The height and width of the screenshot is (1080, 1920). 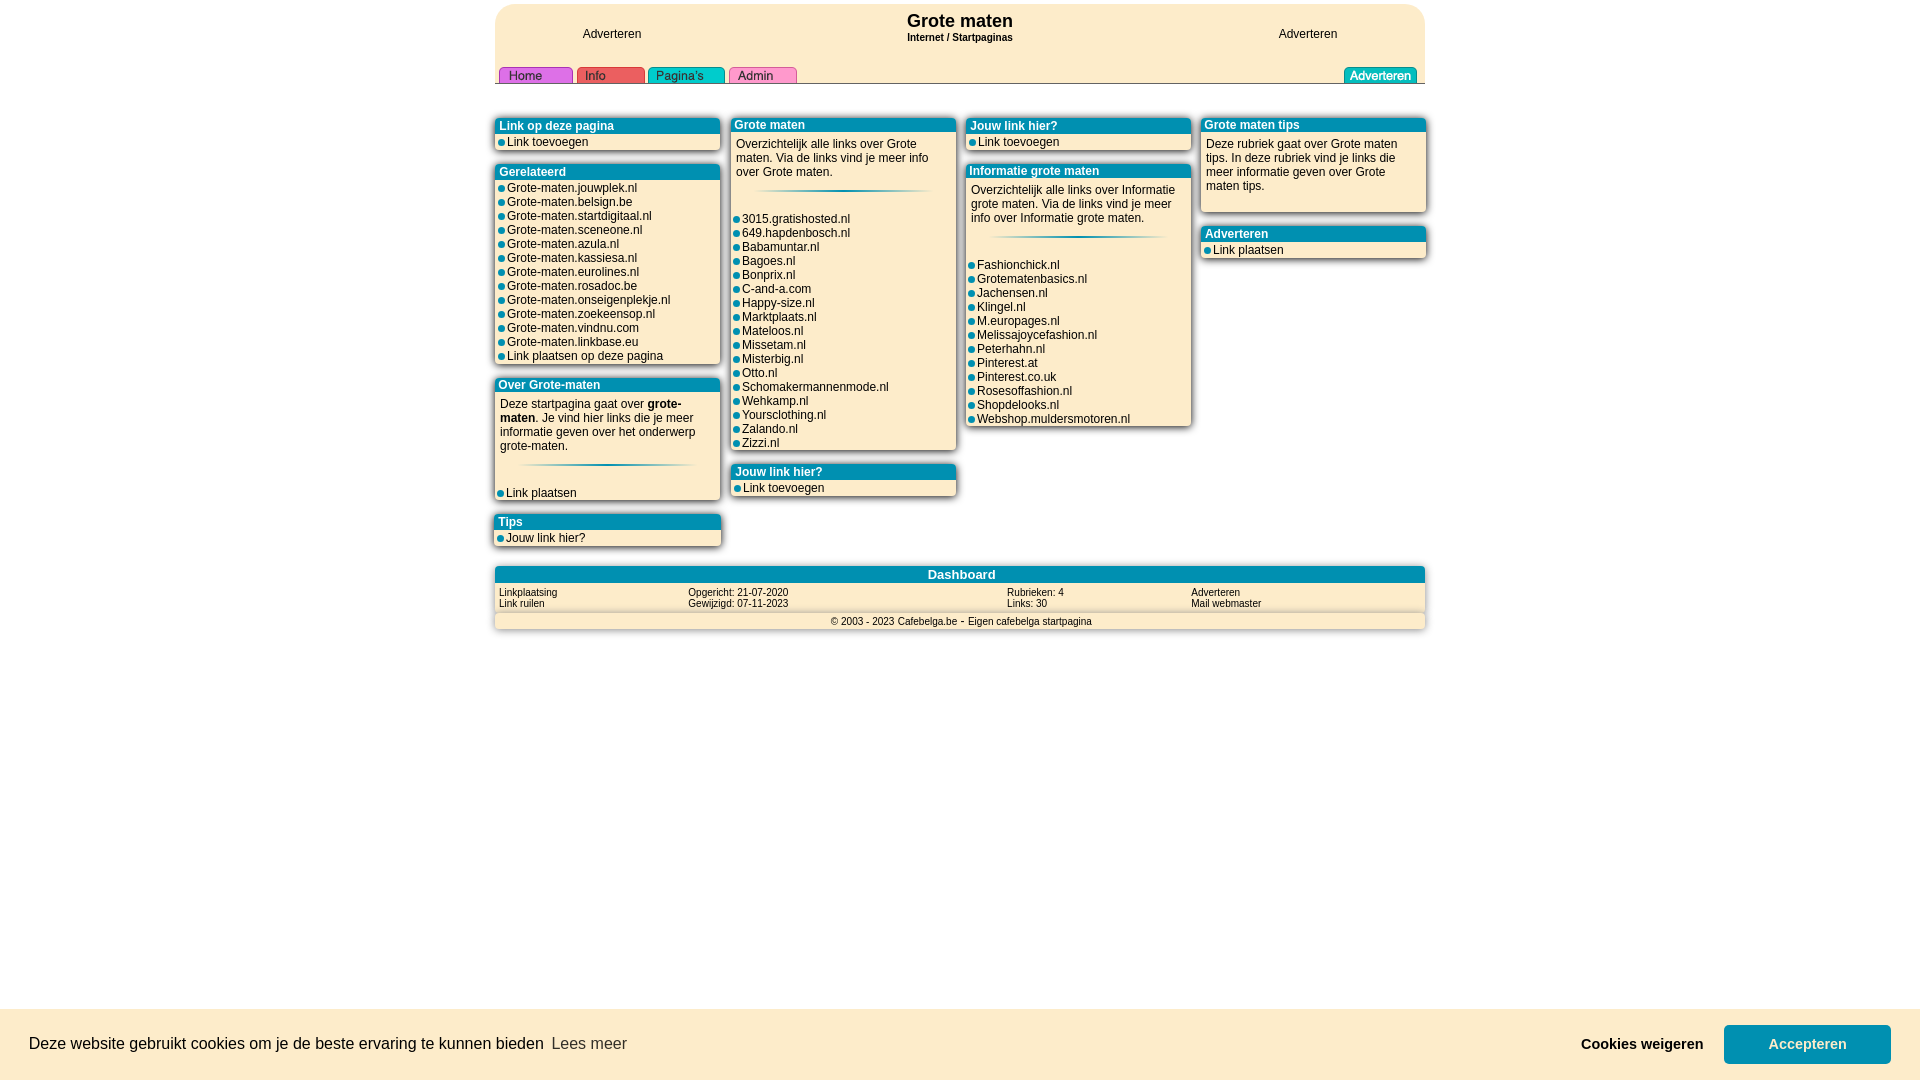 What do you see at coordinates (815, 386) in the screenshot?
I see `'Schomakermannenmode.nl'` at bounding box center [815, 386].